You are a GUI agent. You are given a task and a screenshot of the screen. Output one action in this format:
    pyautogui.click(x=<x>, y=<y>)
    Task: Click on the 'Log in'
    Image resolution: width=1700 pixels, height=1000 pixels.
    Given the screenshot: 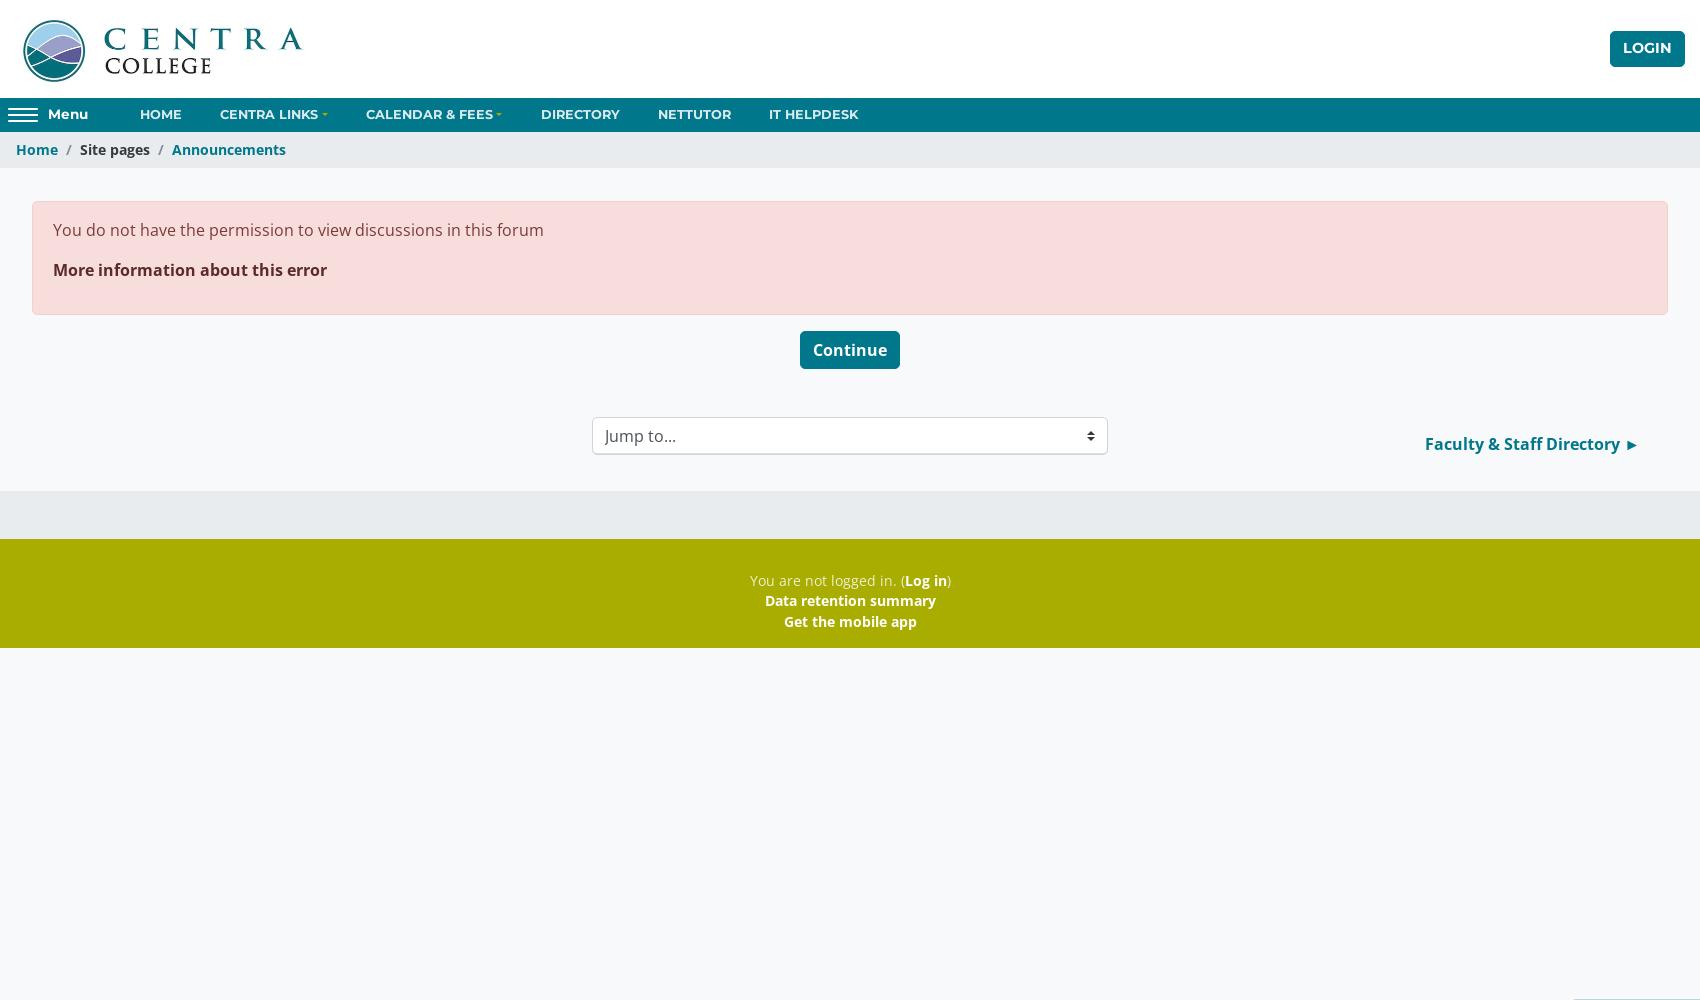 What is the action you would take?
    pyautogui.click(x=924, y=578)
    